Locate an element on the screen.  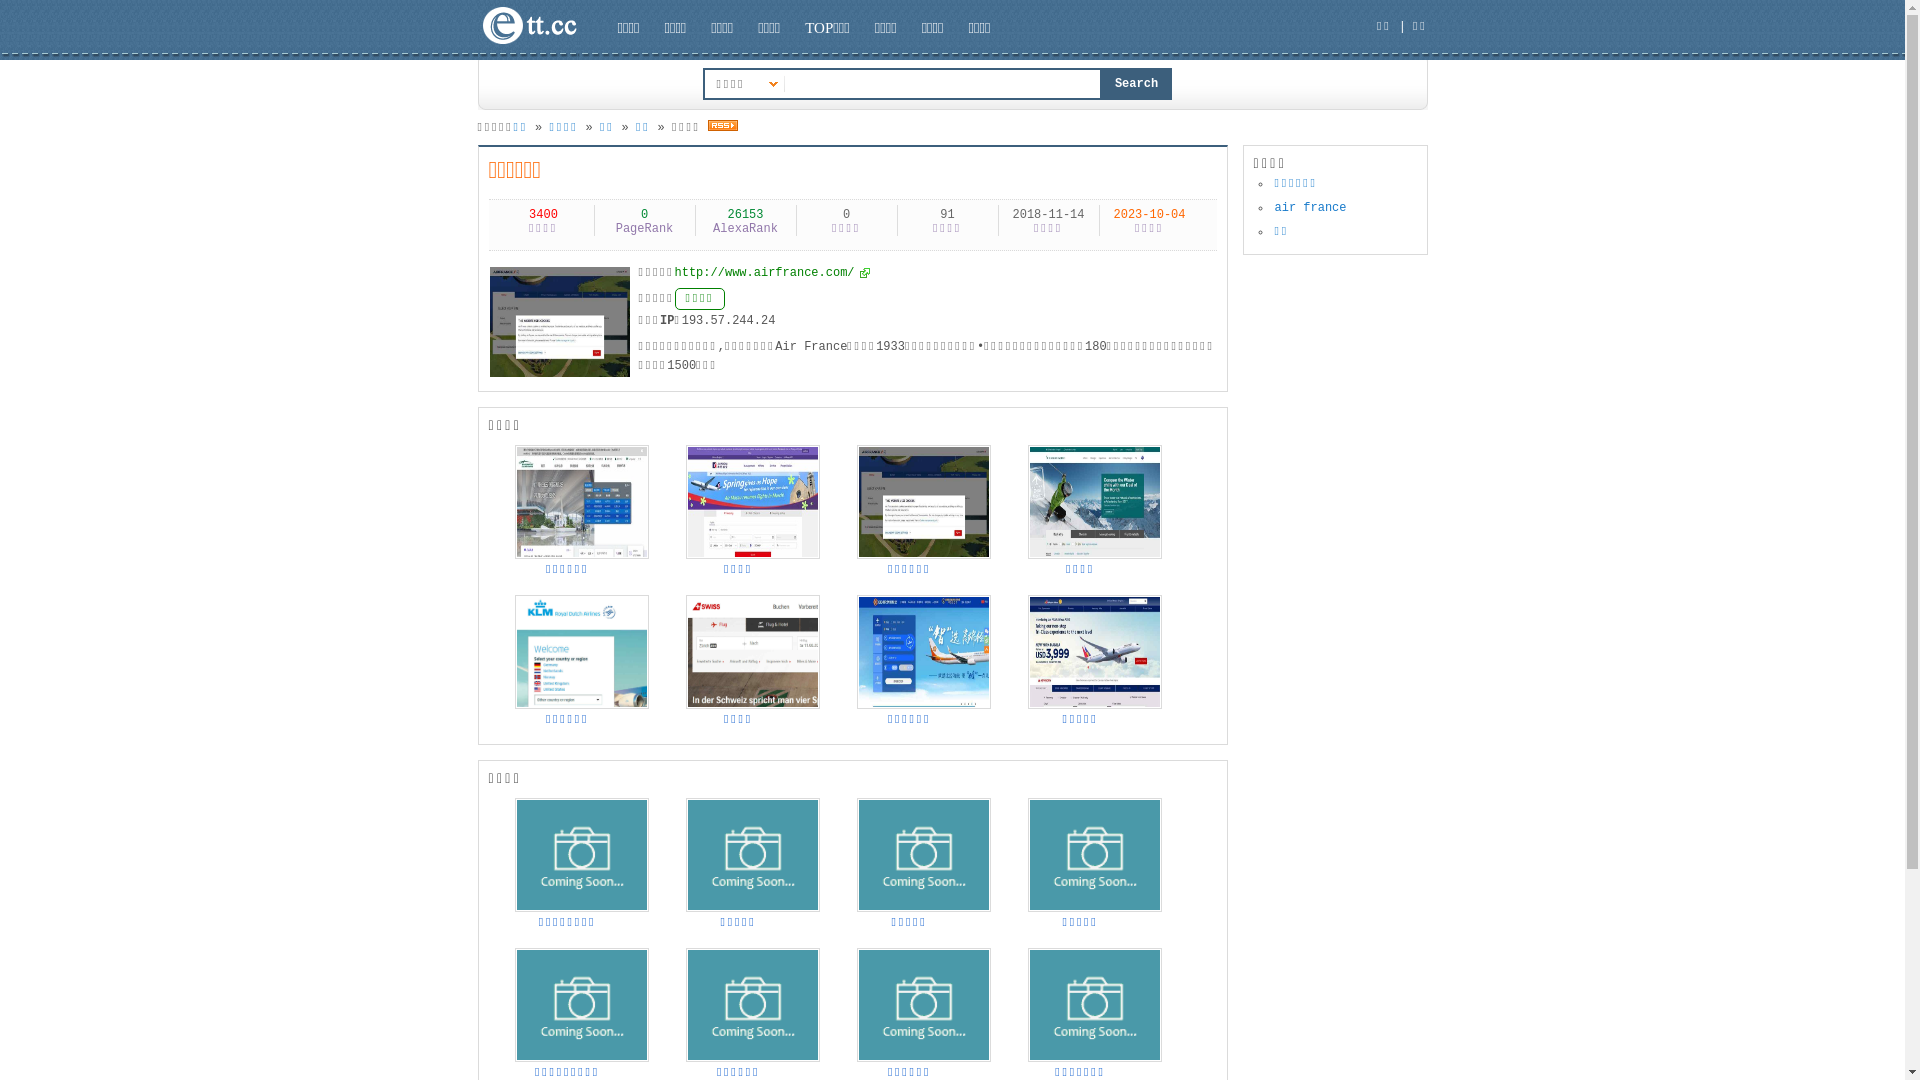
'air france' is located at coordinates (1310, 208).